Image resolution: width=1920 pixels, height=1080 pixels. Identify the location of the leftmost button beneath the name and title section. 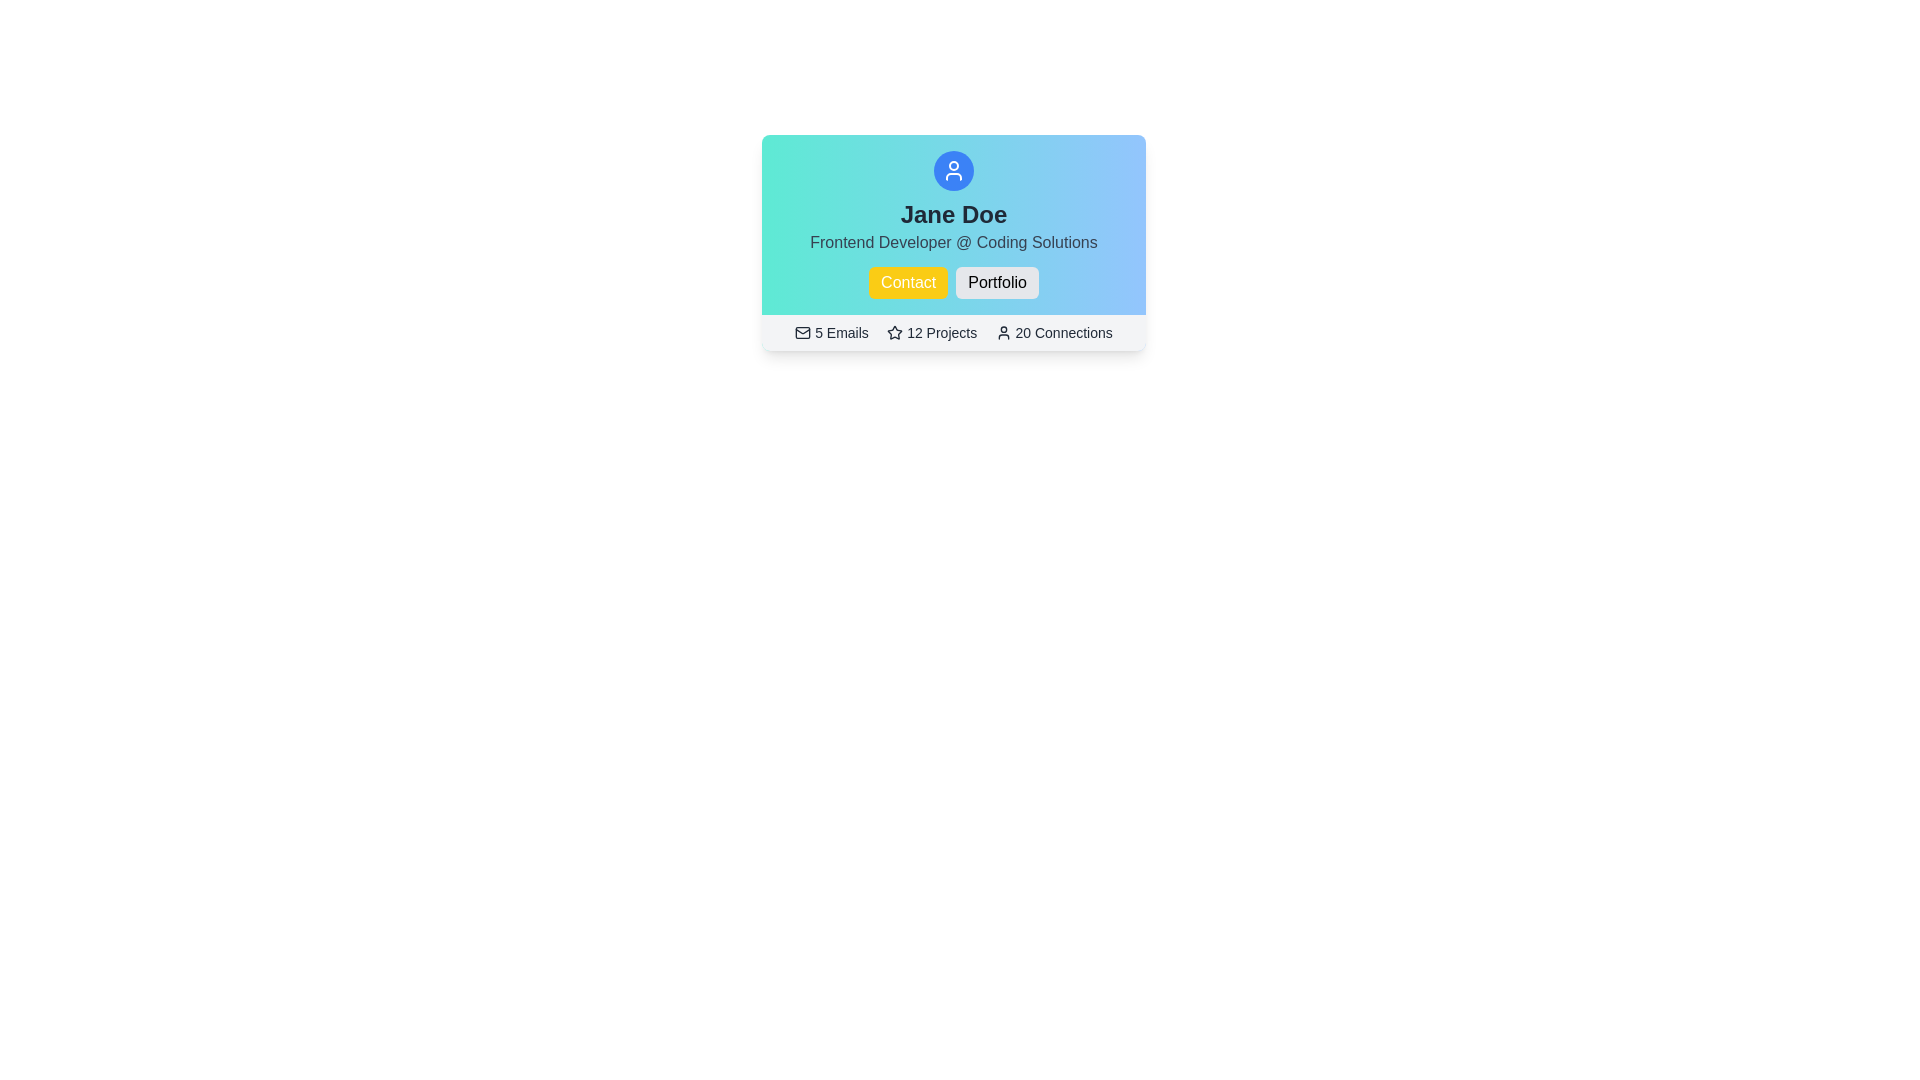
(907, 282).